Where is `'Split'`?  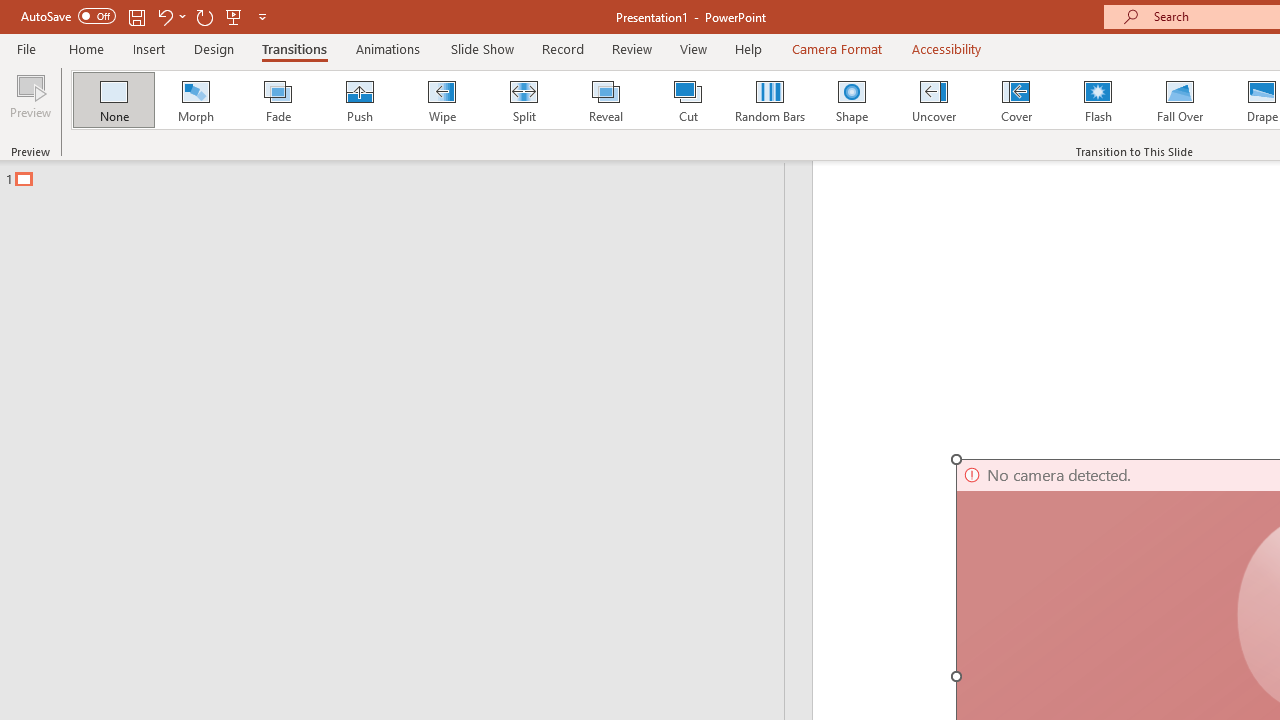 'Split' is located at coordinates (523, 100).